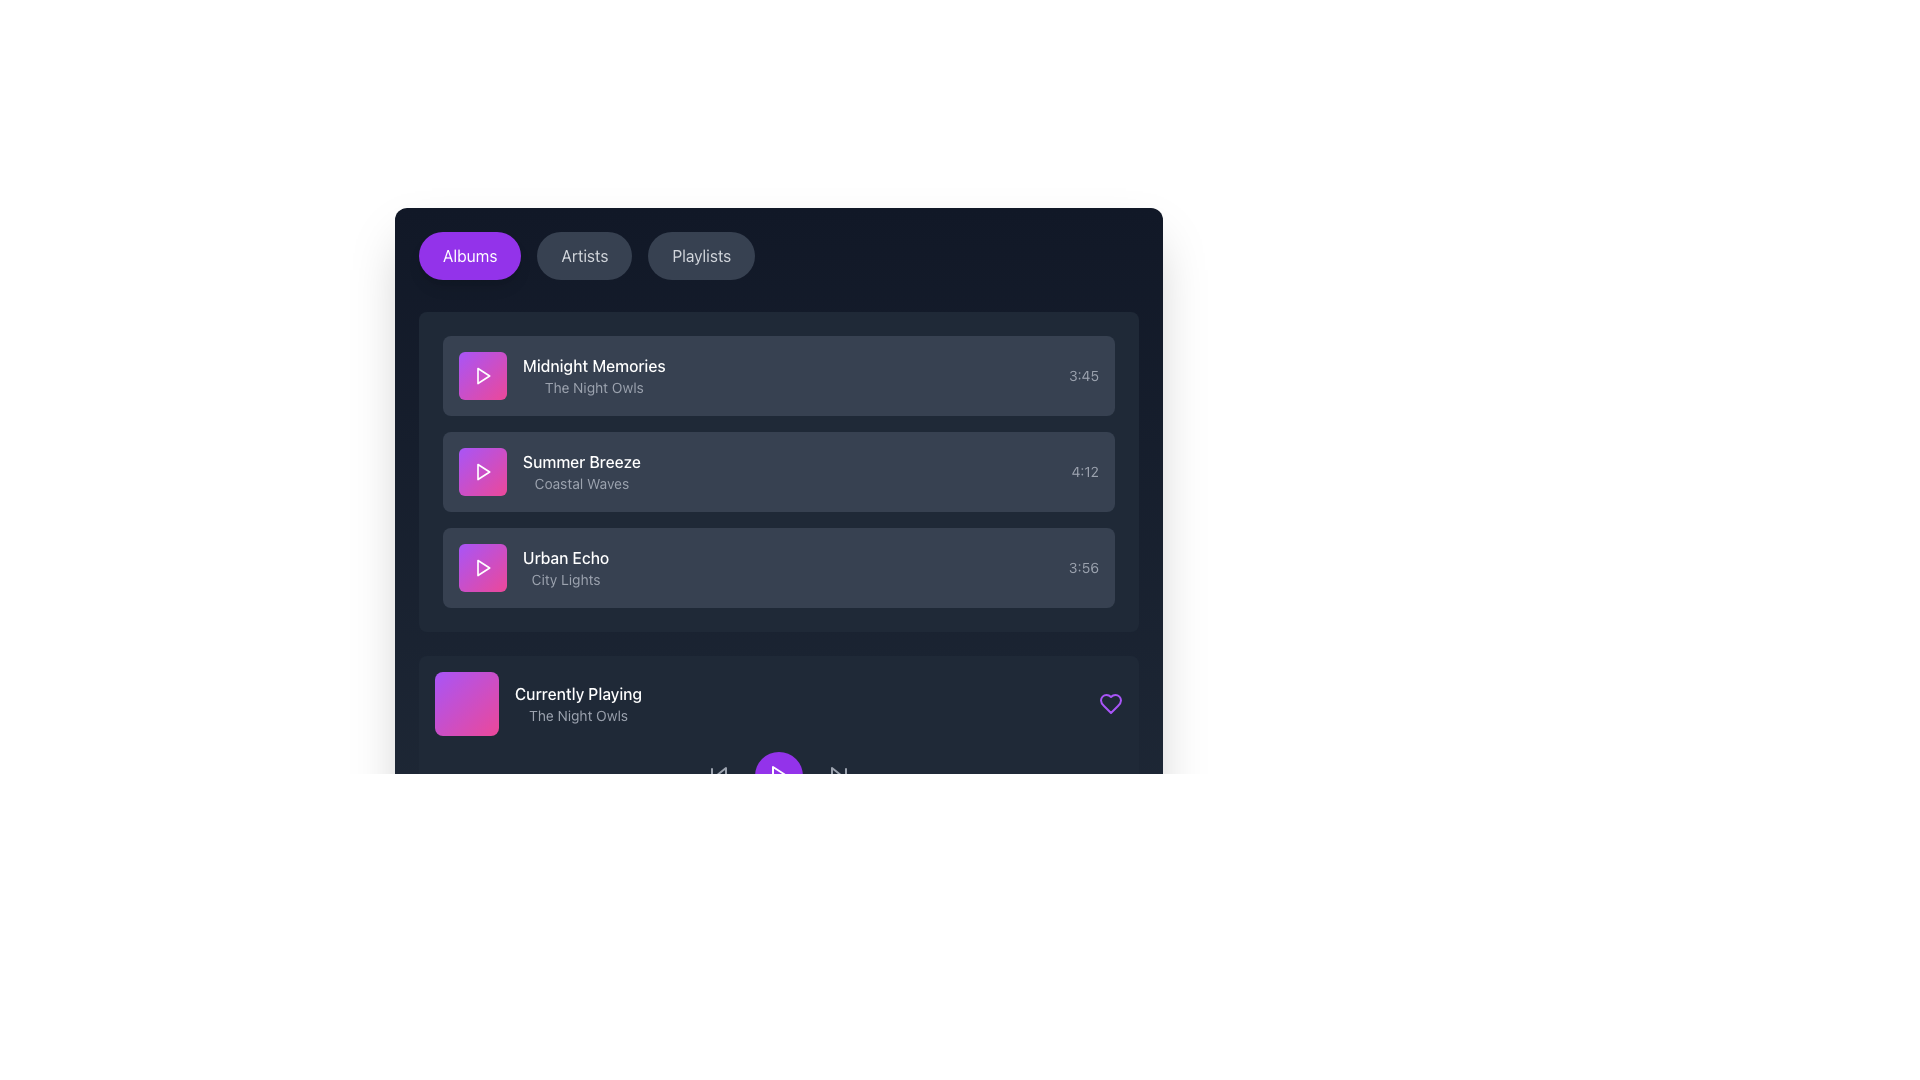  I want to click on the forward skip button, which is styled as an arrow with a vertical line beside it and is located at the far right of the control group in the bottom section of the interface, so click(839, 774).